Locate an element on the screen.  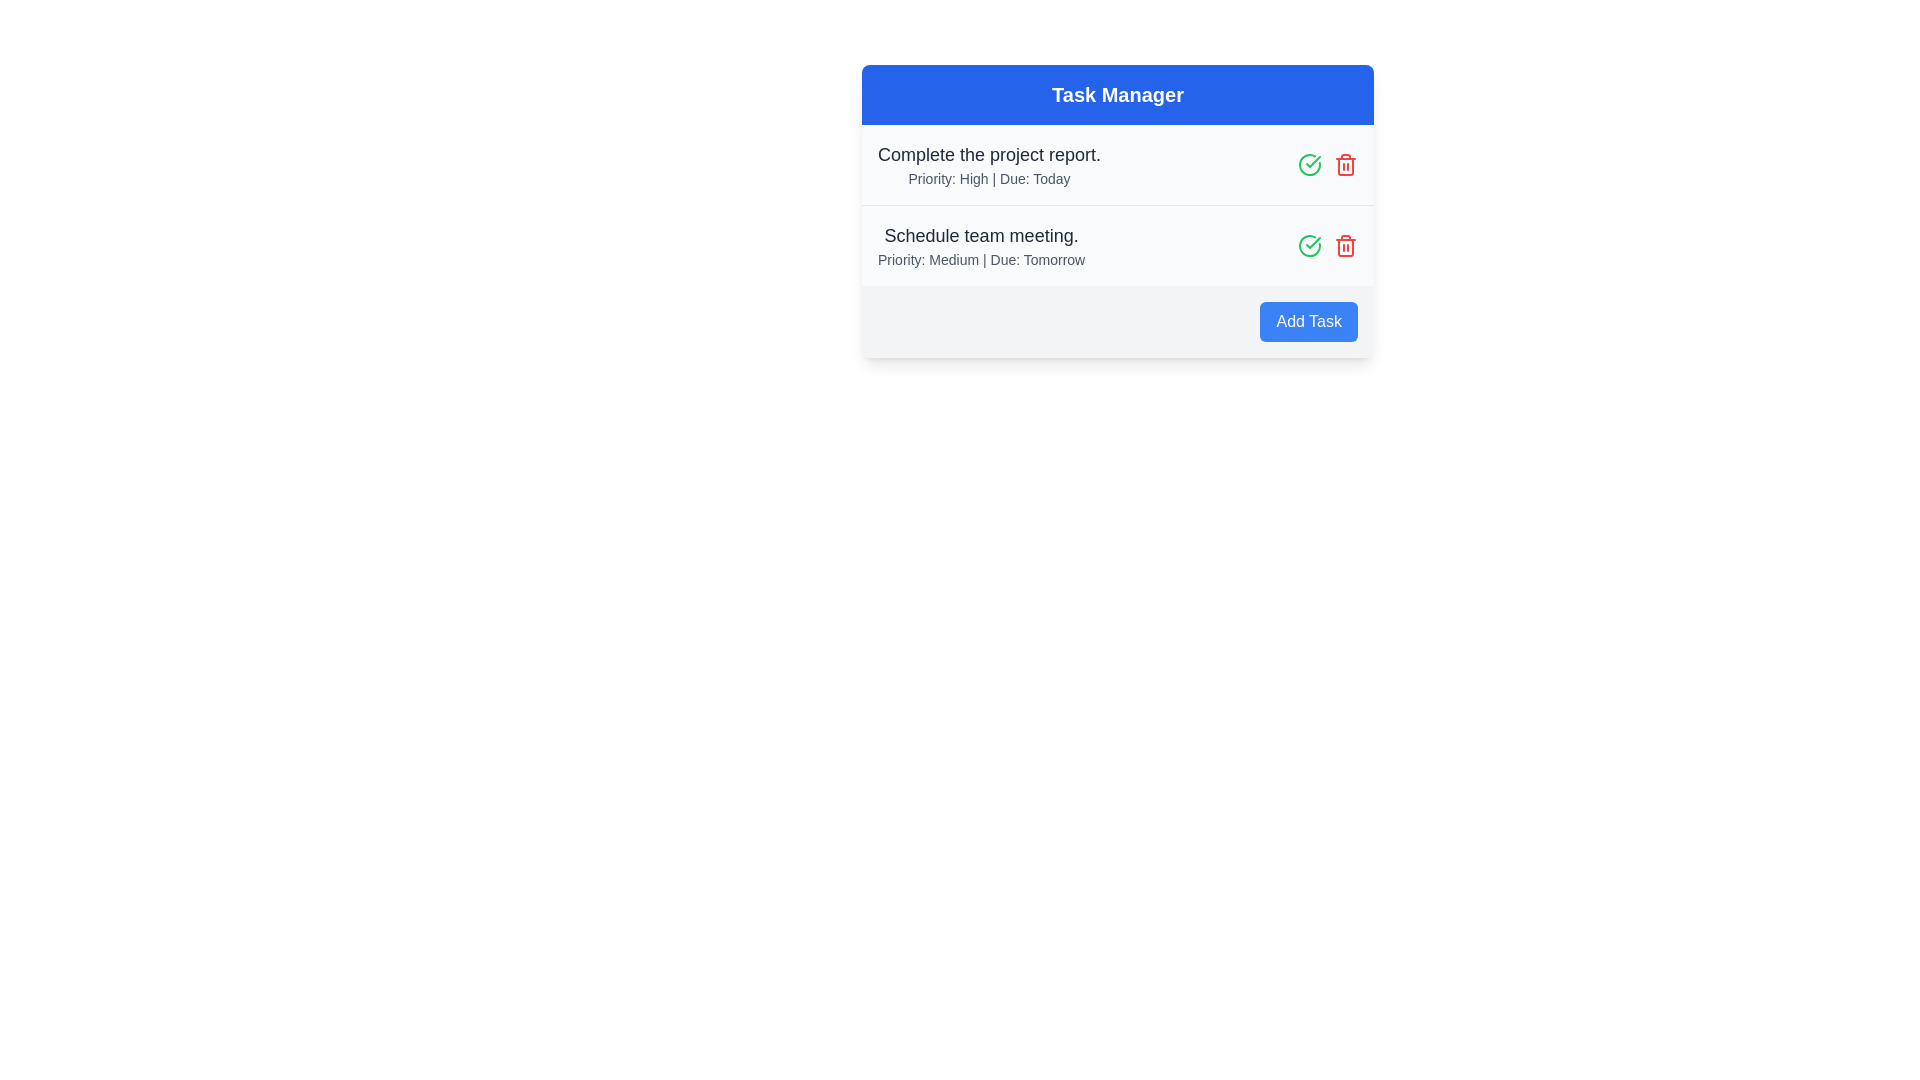
text label displaying 'Priority: High | Due: Today', which is styled in a smaller gray font and located below the task title 'Complete the project report.' in the first task card is located at coordinates (989, 177).